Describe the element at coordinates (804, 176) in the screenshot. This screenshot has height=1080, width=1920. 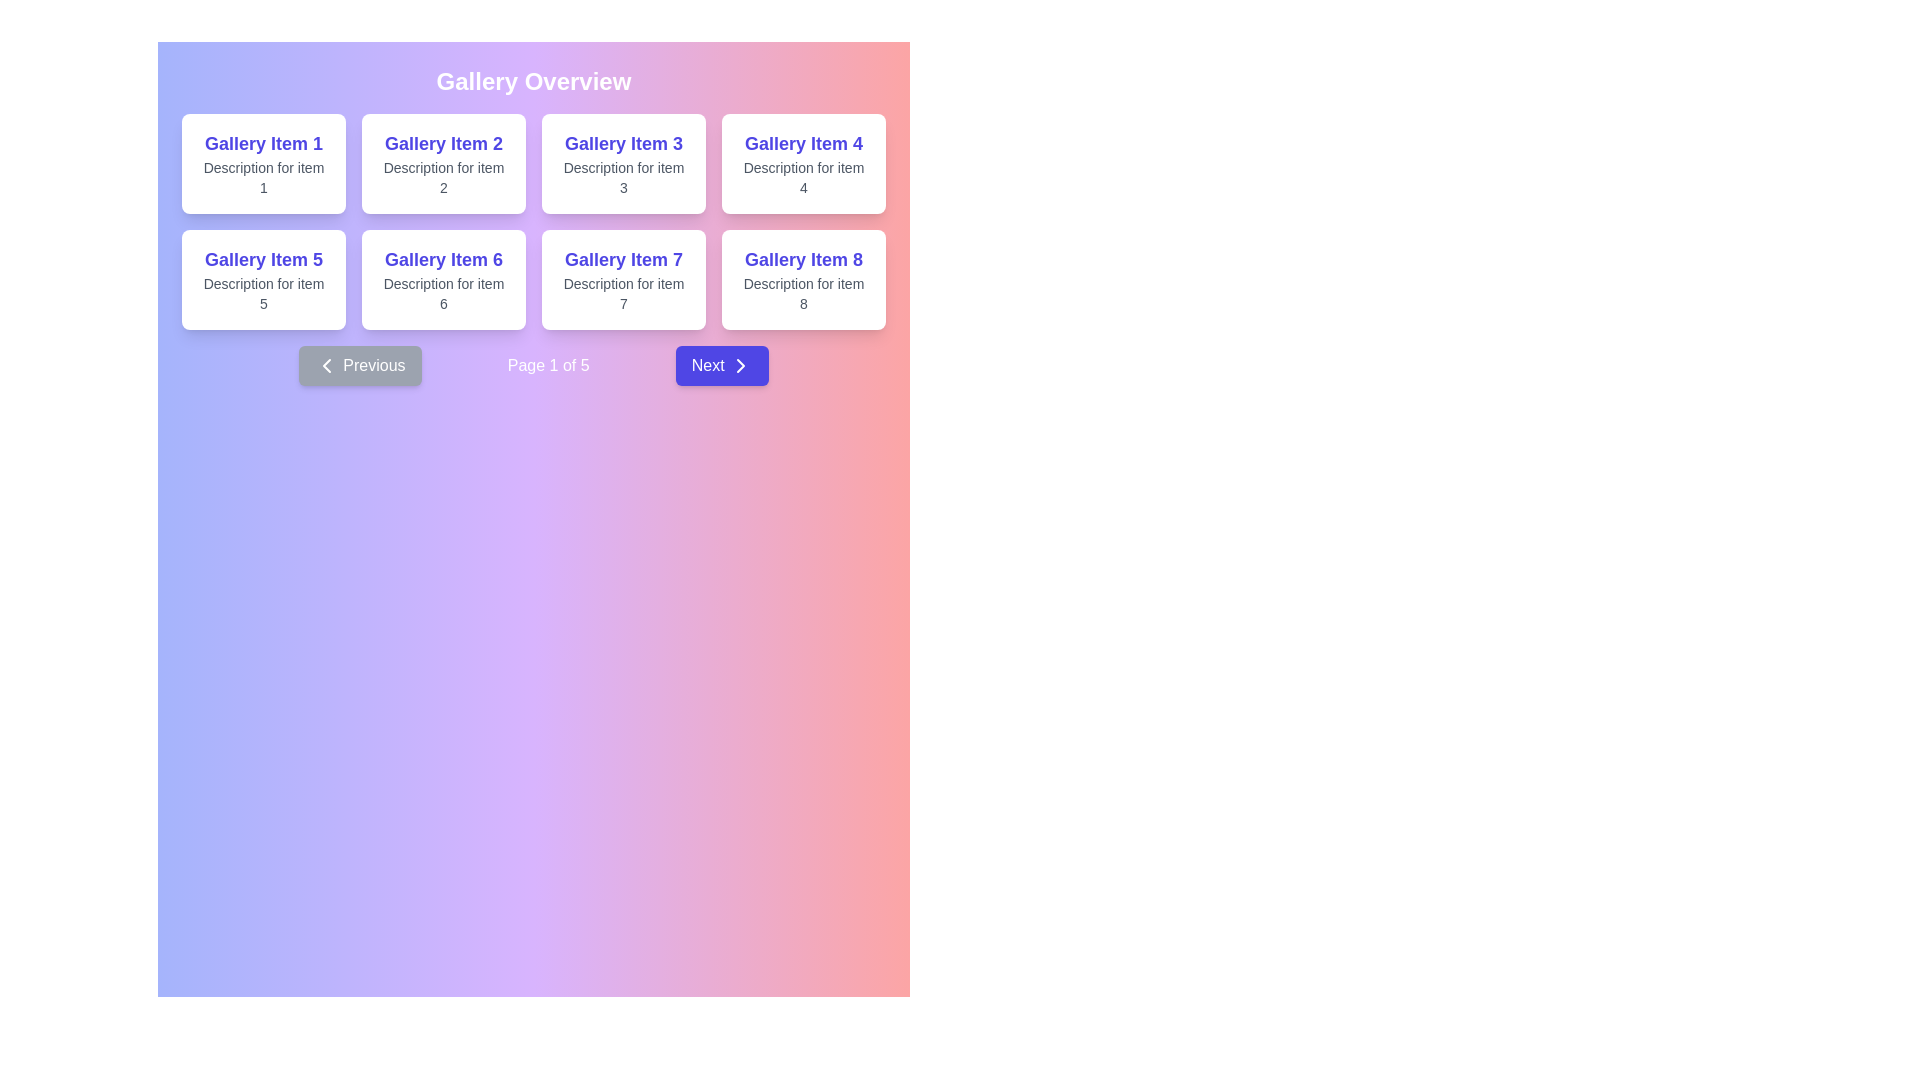
I see `the Text Label displaying 'Description for item 4', which is located below the title 'Gallery Item 4' in the fourth card of the gallery` at that location.